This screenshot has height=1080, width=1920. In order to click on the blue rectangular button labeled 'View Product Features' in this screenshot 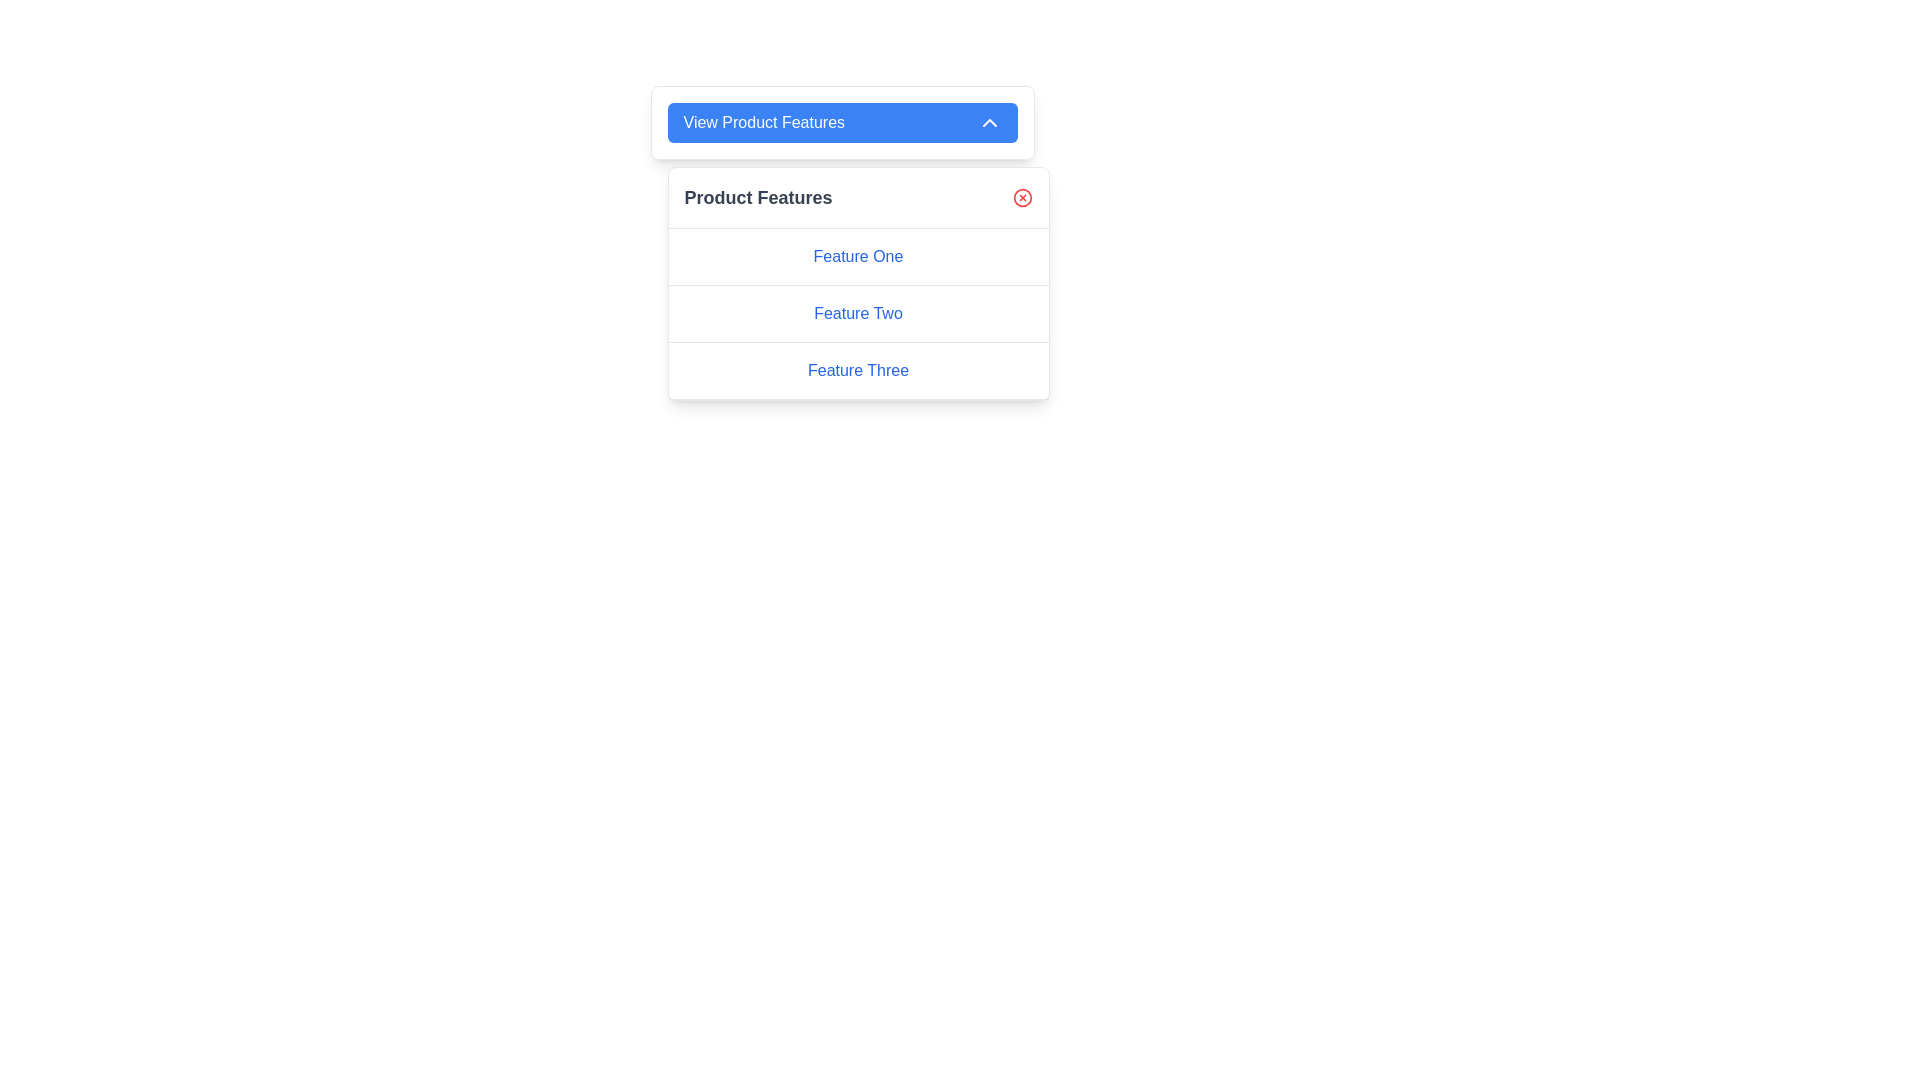, I will do `click(842, 123)`.